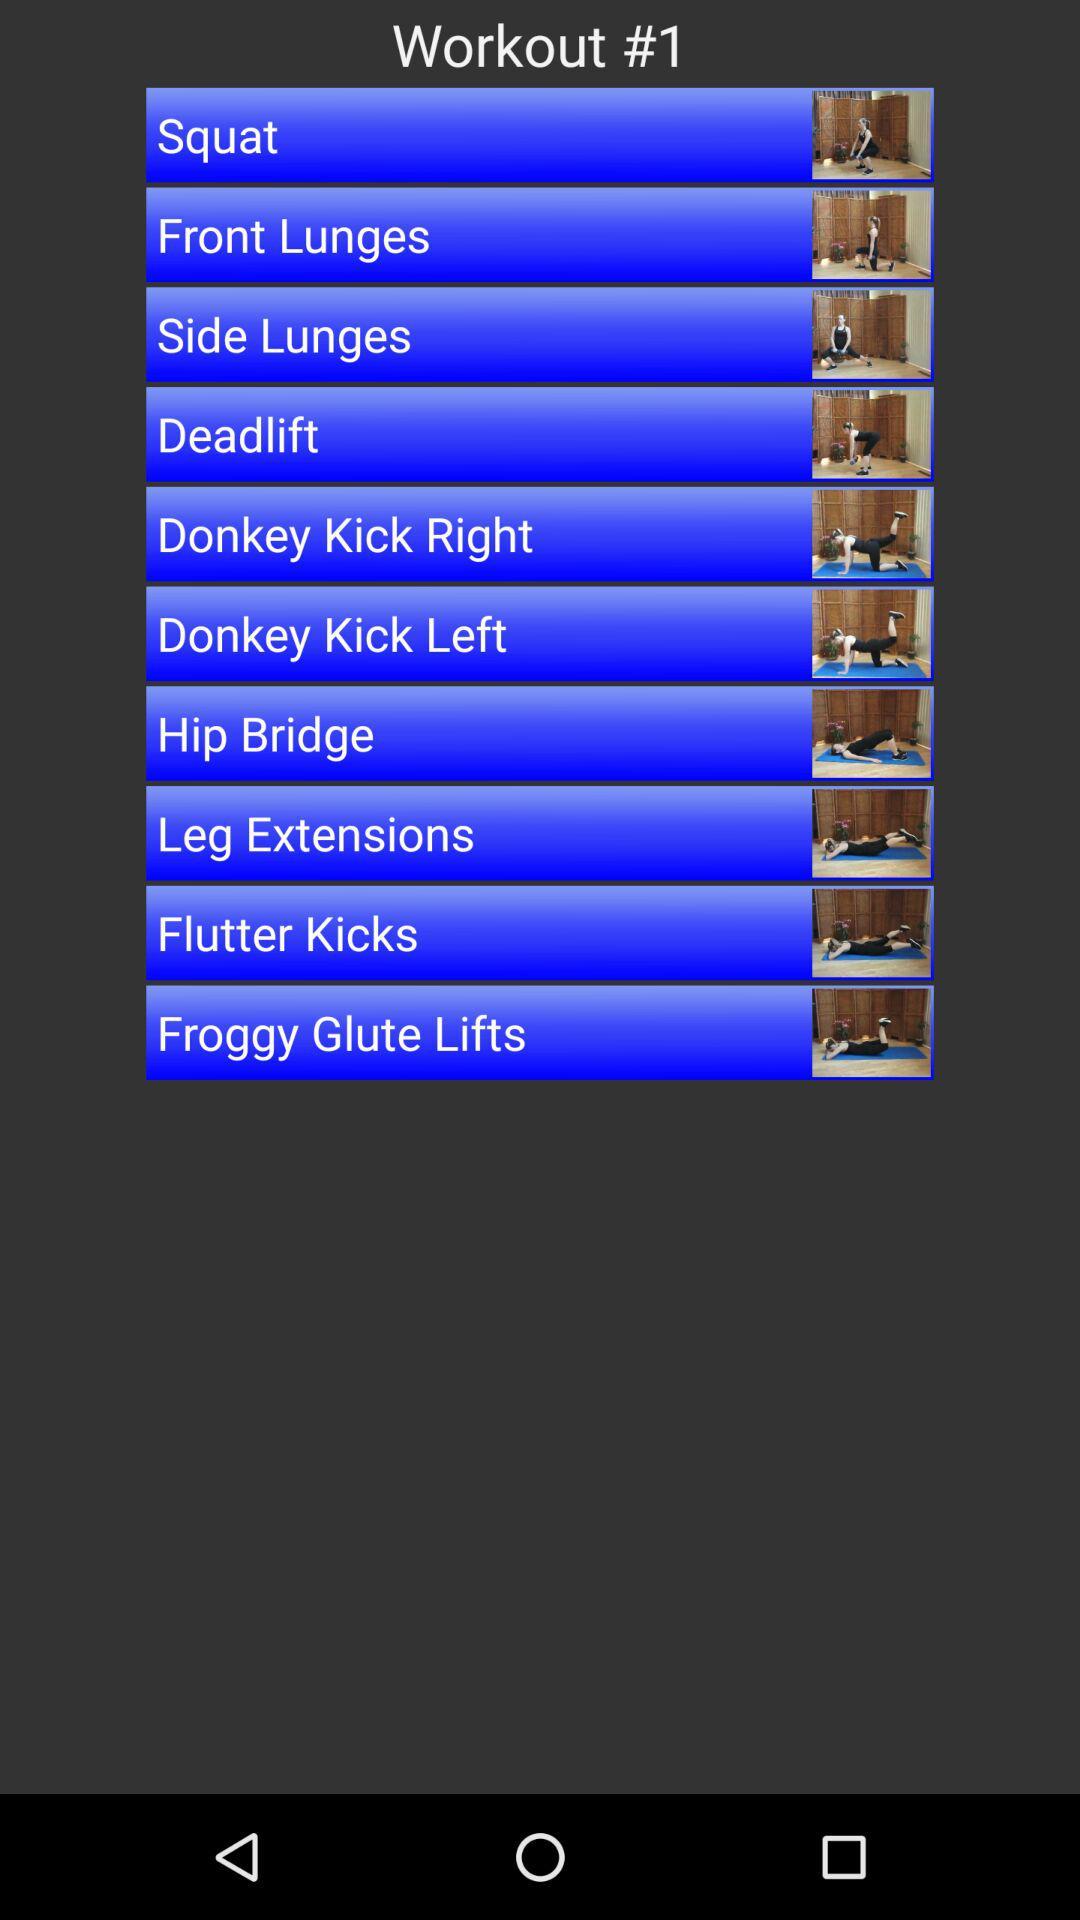  What do you see at coordinates (540, 234) in the screenshot?
I see `the front lunges` at bounding box center [540, 234].